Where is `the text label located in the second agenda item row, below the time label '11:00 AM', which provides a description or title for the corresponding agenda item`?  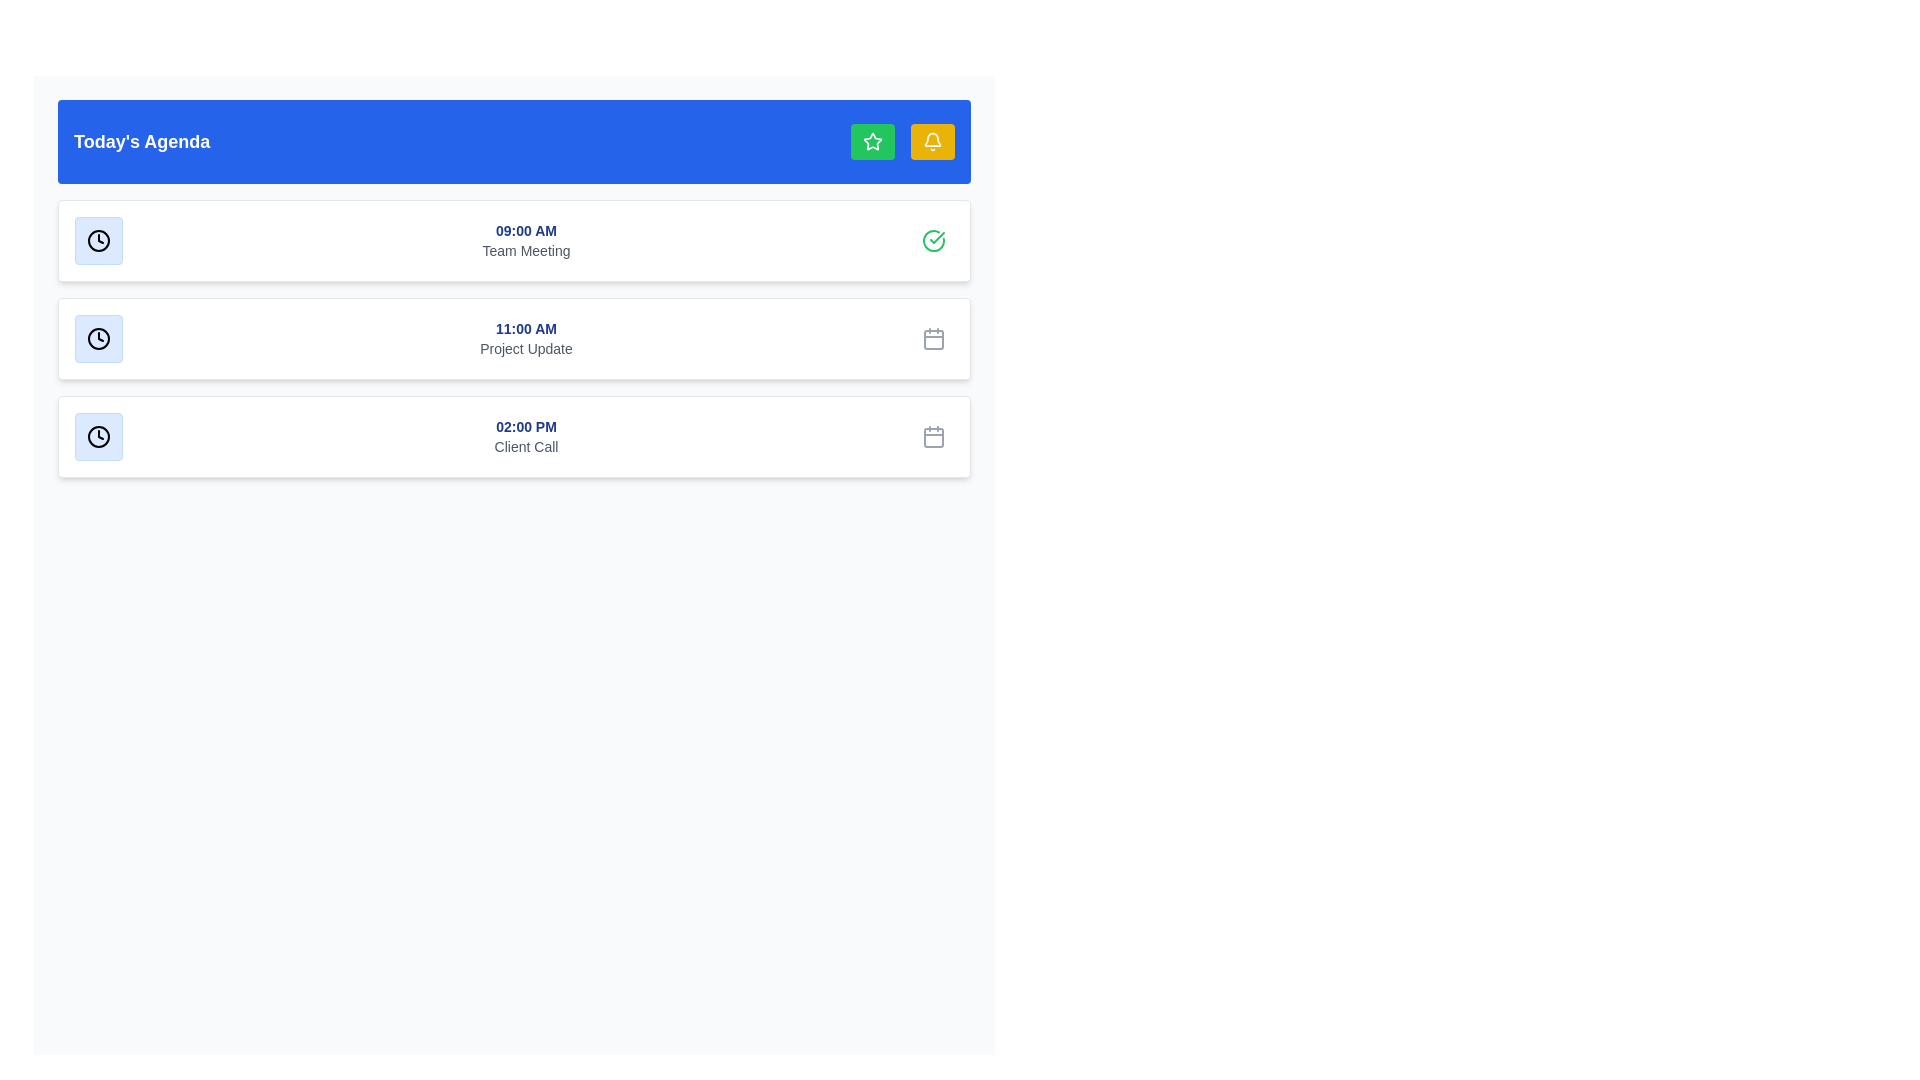 the text label located in the second agenda item row, below the time label '11:00 AM', which provides a description or title for the corresponding agenda item is located at coordinates (526, 347).